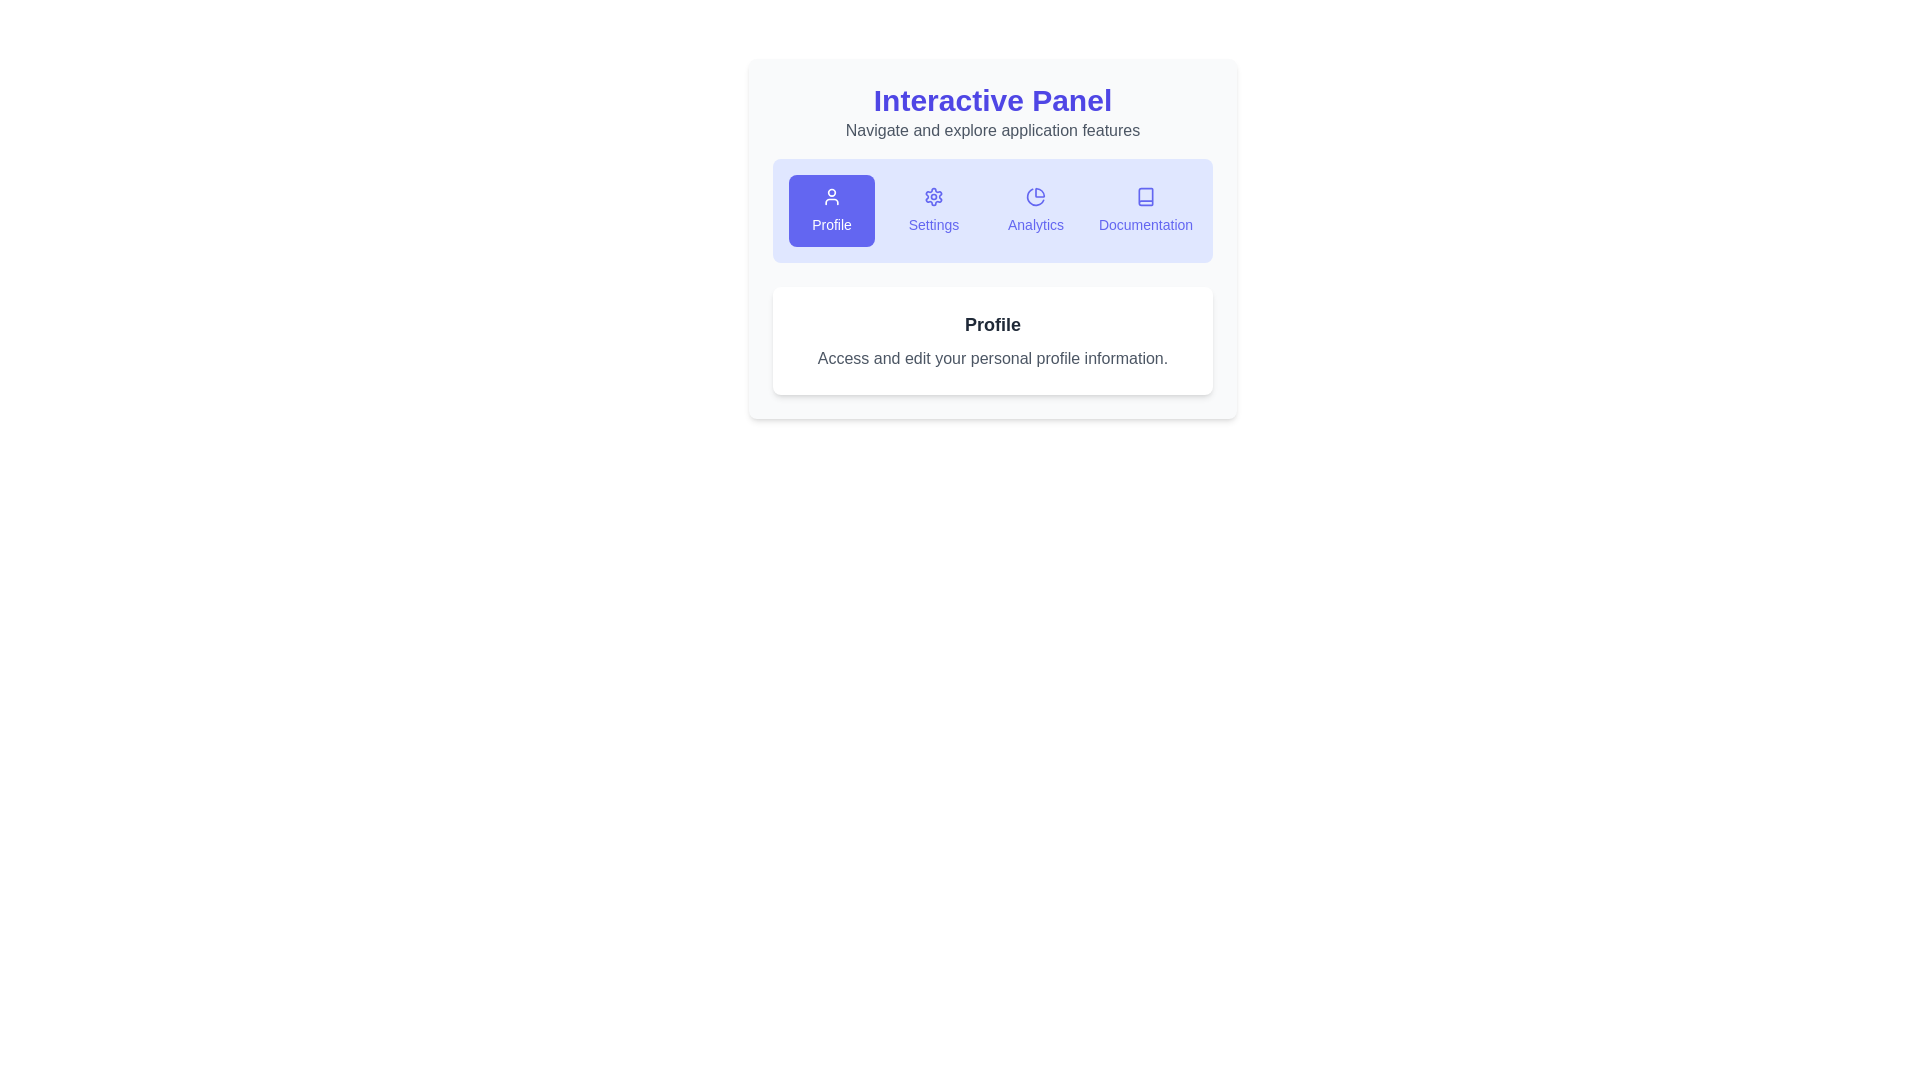  Describe the element at coordinates (1036, 211) in the screenshot. I see `the 'Analytics' button, which is a vertically-oriented button with a pie chart icon and is located between the 'Settings' and 'Documentation' buttons in the light indigo-colored section` at that location.